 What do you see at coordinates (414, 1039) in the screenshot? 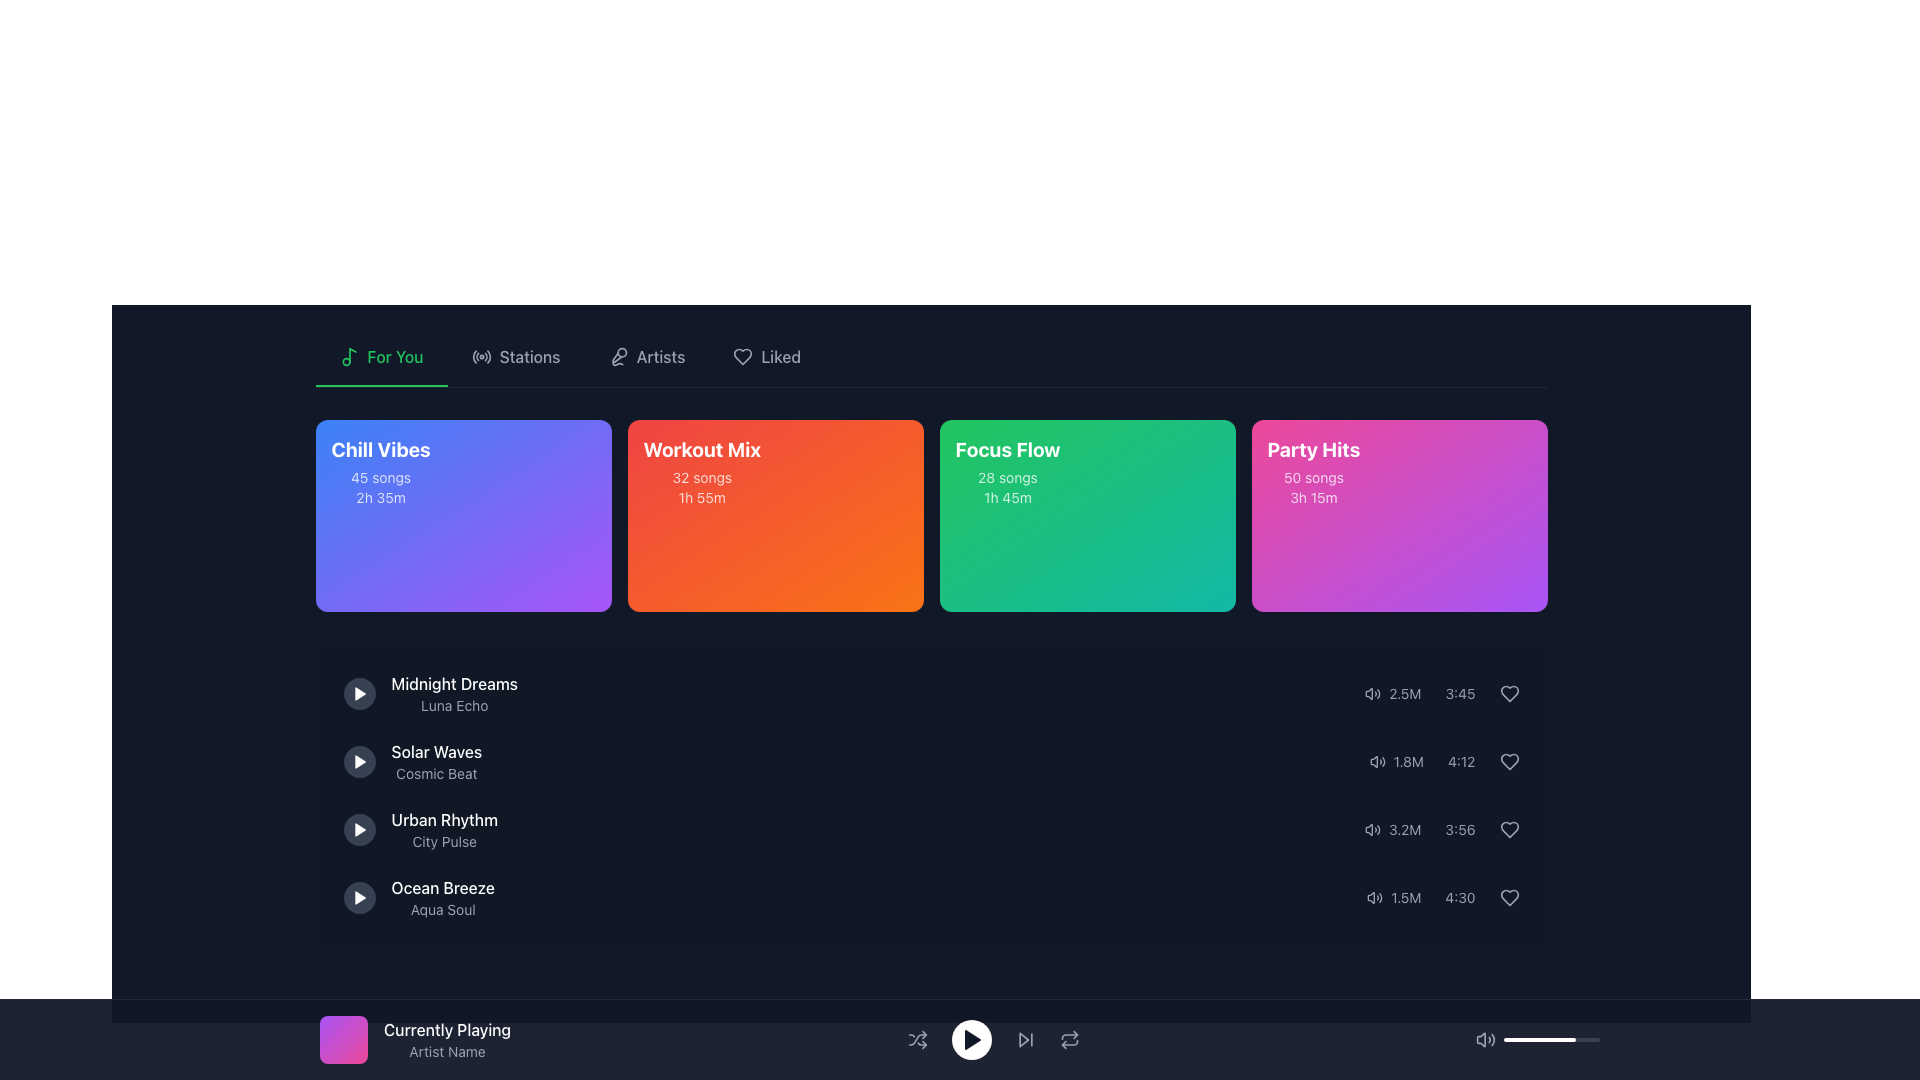
I see `information displayed in the label that shows 'Currently Playing' and 'Artist Name', which is accompanied by a gradient graphic on the left side` at bounding box center [414, 1039].